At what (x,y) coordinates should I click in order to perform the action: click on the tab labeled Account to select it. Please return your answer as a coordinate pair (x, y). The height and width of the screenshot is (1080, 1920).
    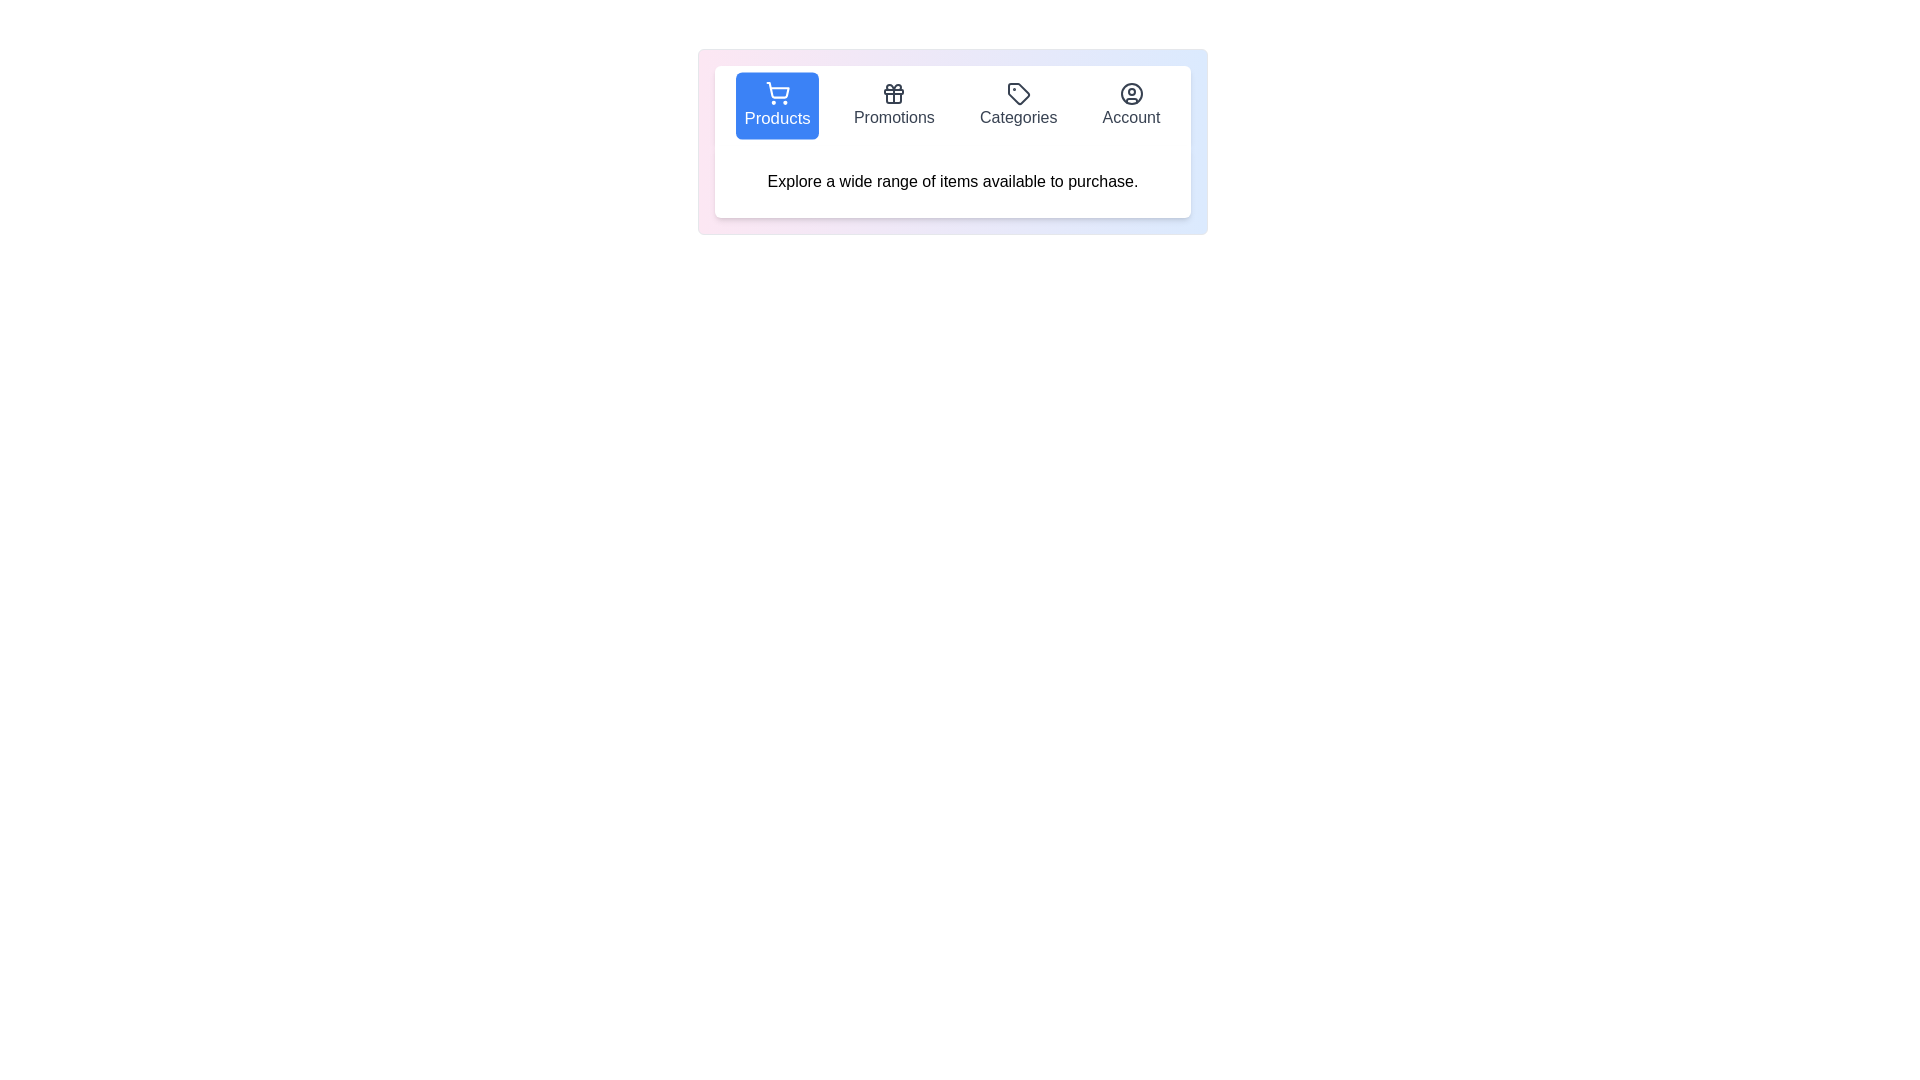
    Looking at the image, I should click on (1132, 105).